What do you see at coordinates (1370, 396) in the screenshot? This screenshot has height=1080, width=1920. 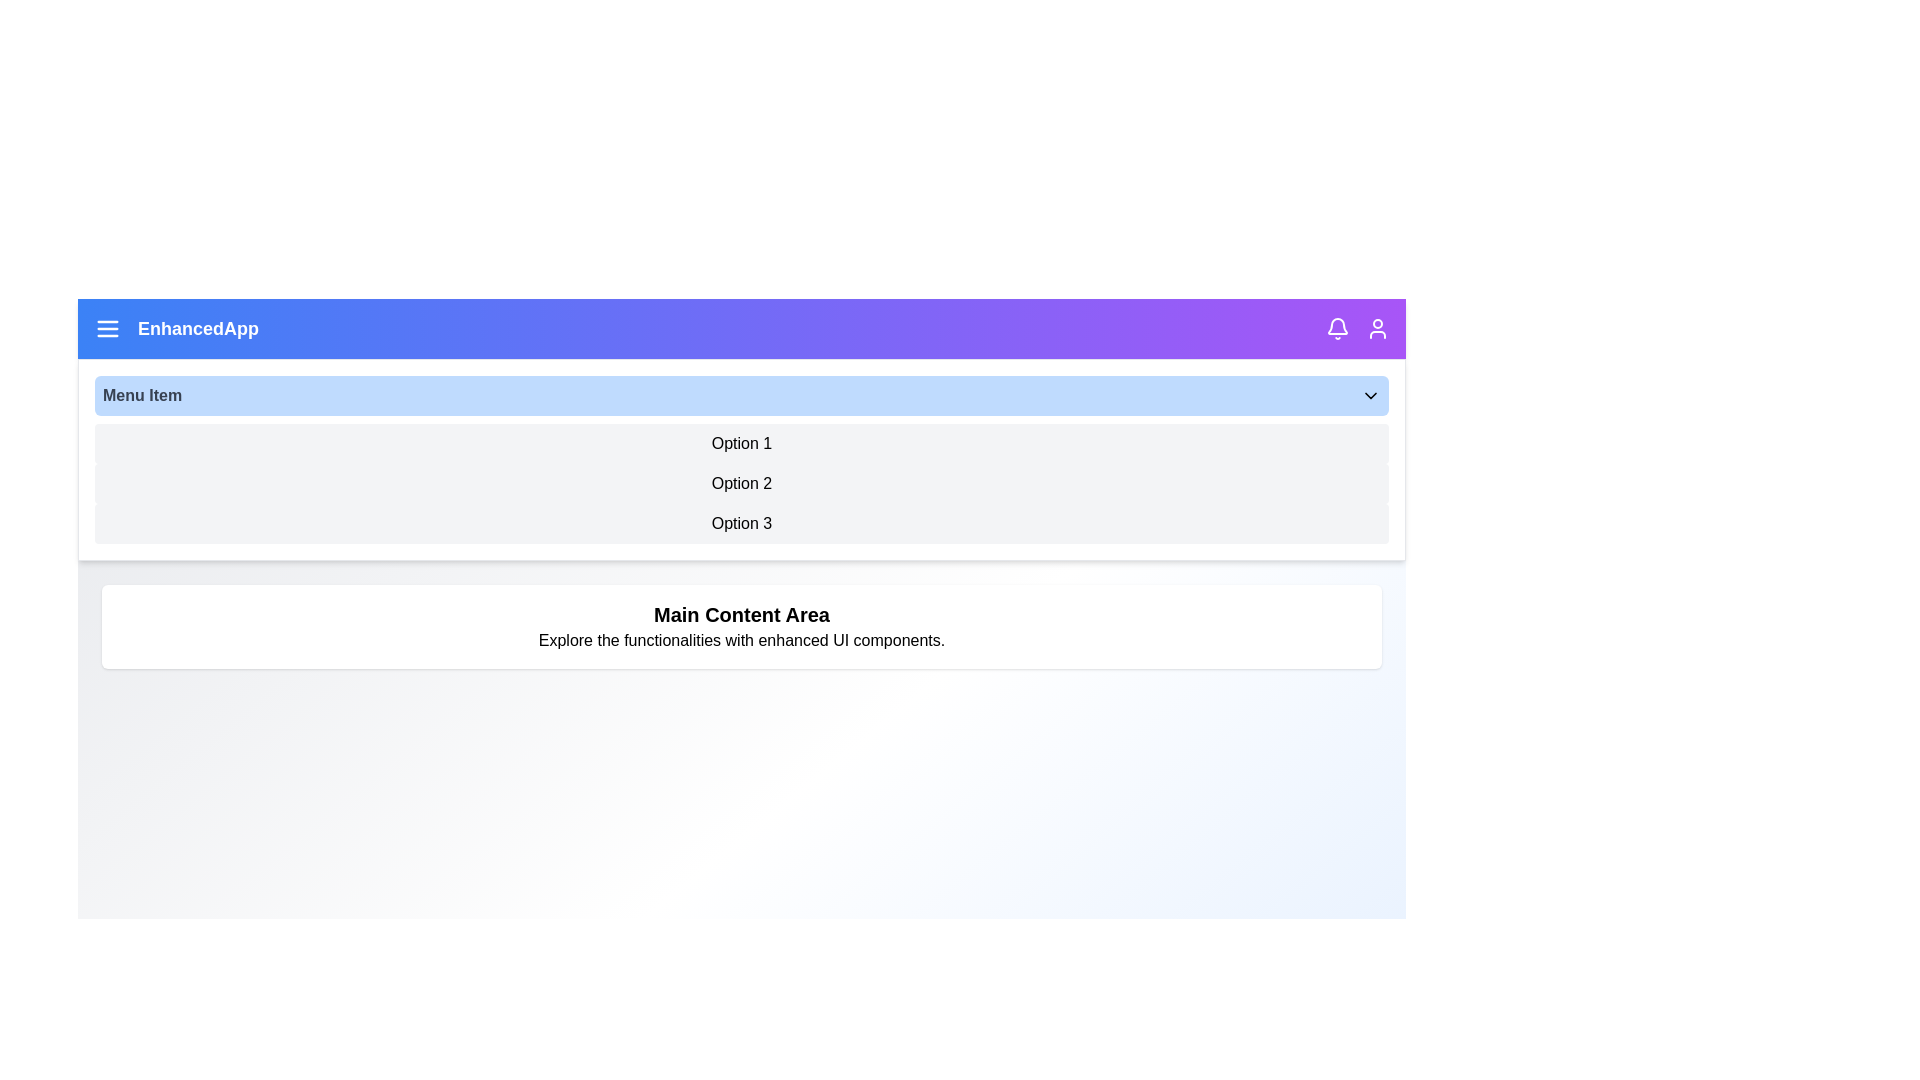 I see `the dropdown toggle button to toggle the visibility of the dropdown menu` at bounding box center [1370, 396].